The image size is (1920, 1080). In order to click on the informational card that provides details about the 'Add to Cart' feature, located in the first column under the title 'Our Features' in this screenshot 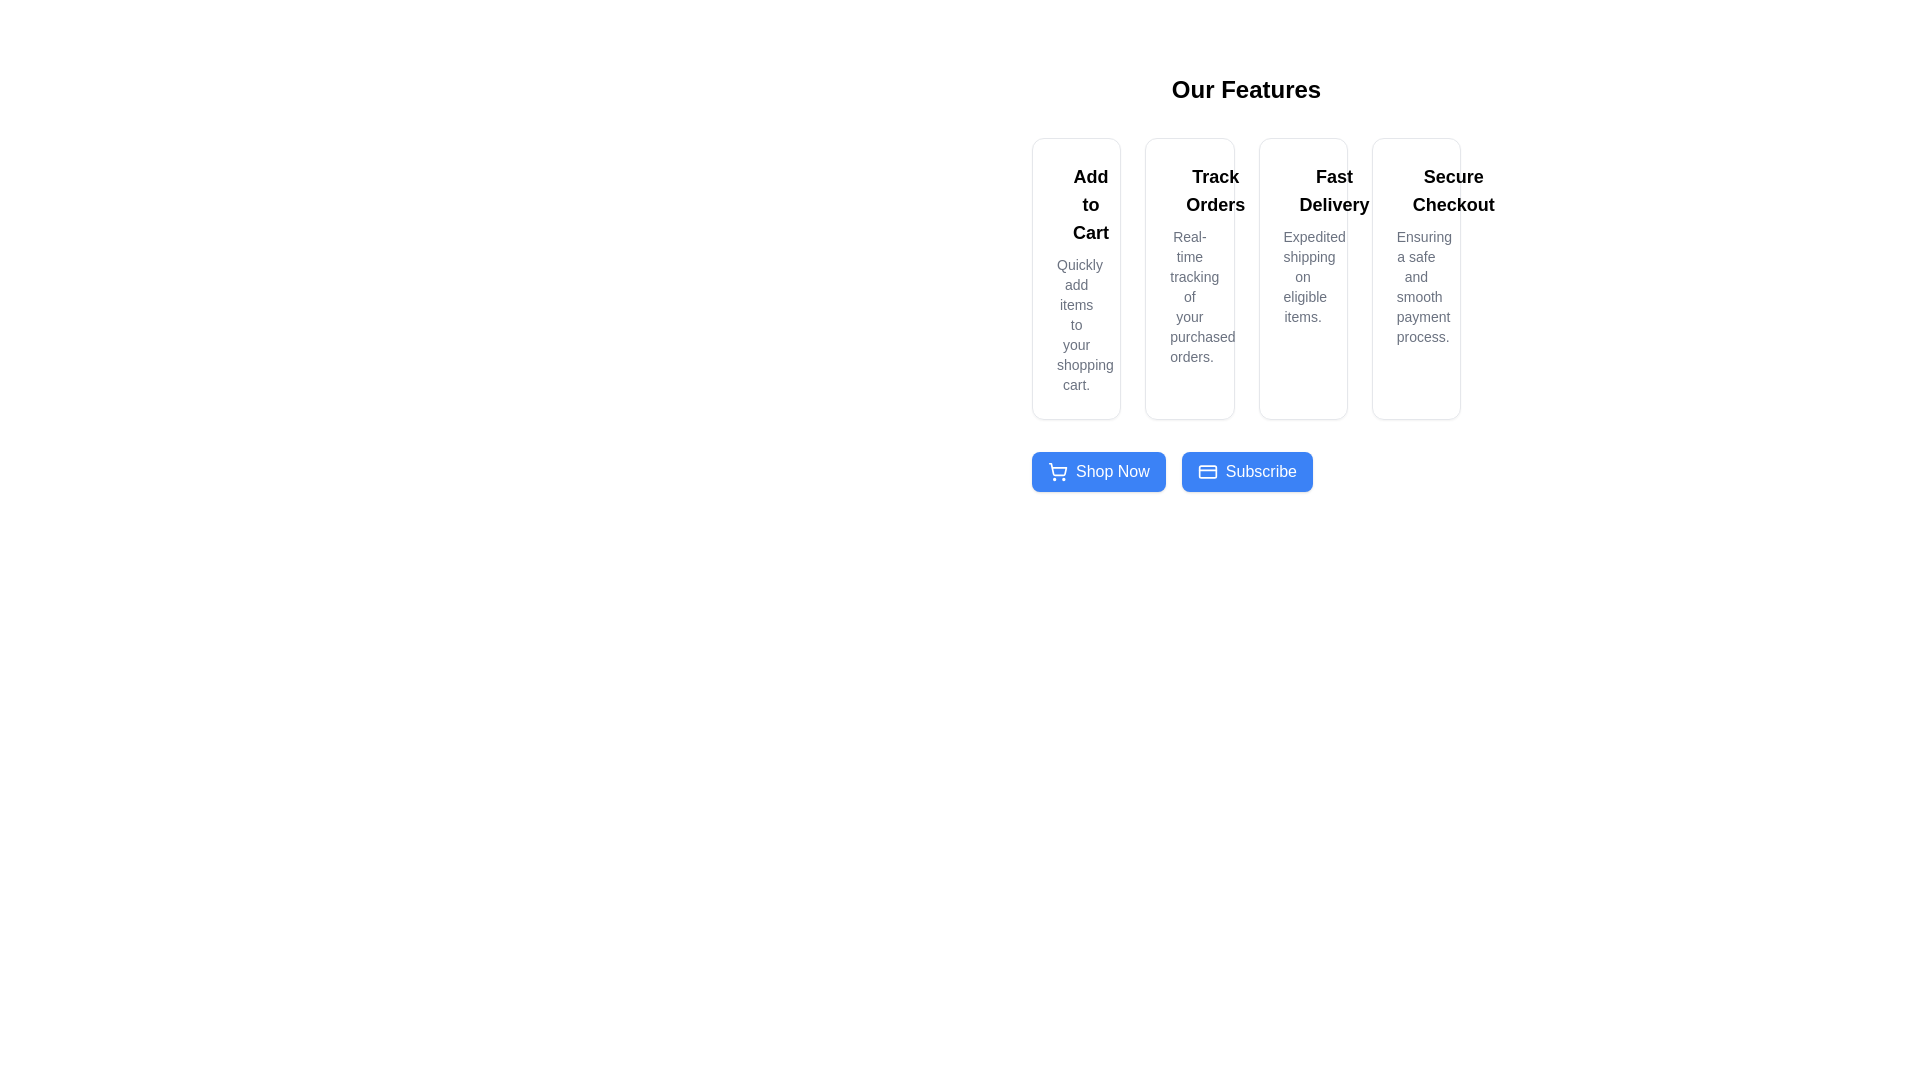, I will do `click(1075, 278)`.